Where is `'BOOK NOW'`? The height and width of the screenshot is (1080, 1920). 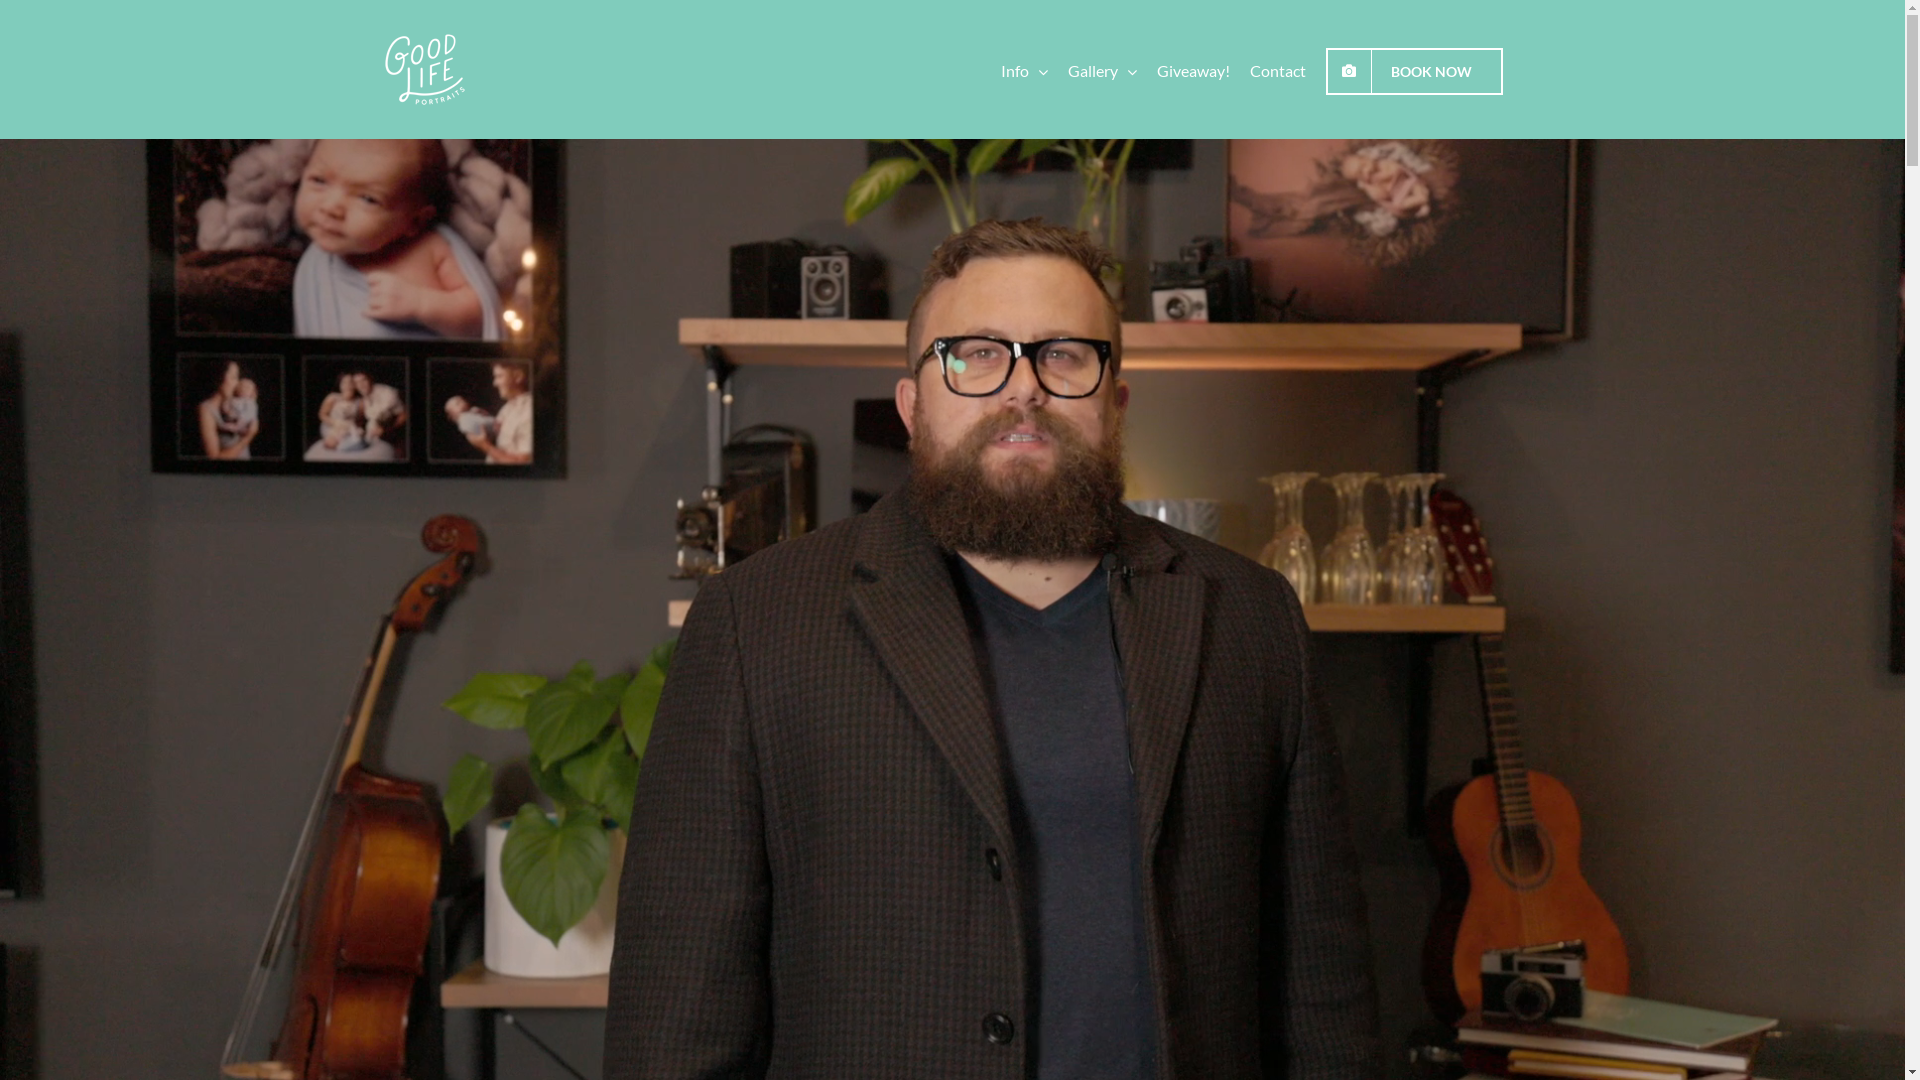 'BOOK NOW' is located at coordinates (1325, 68).